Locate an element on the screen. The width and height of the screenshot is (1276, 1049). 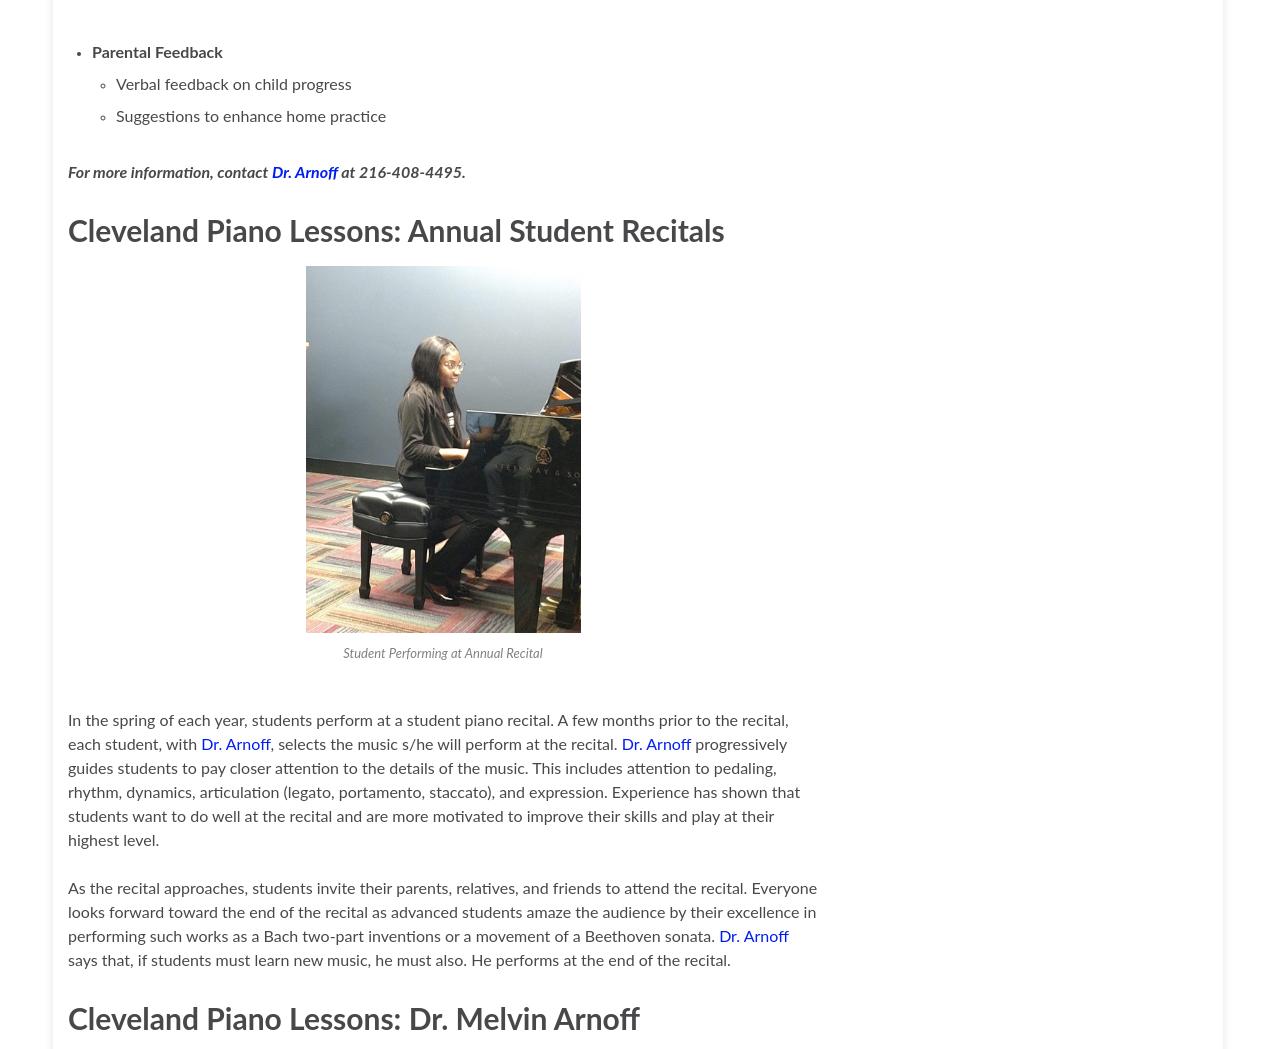
'Student Performing at Annual Recital' is located at coordinates (442, 652).